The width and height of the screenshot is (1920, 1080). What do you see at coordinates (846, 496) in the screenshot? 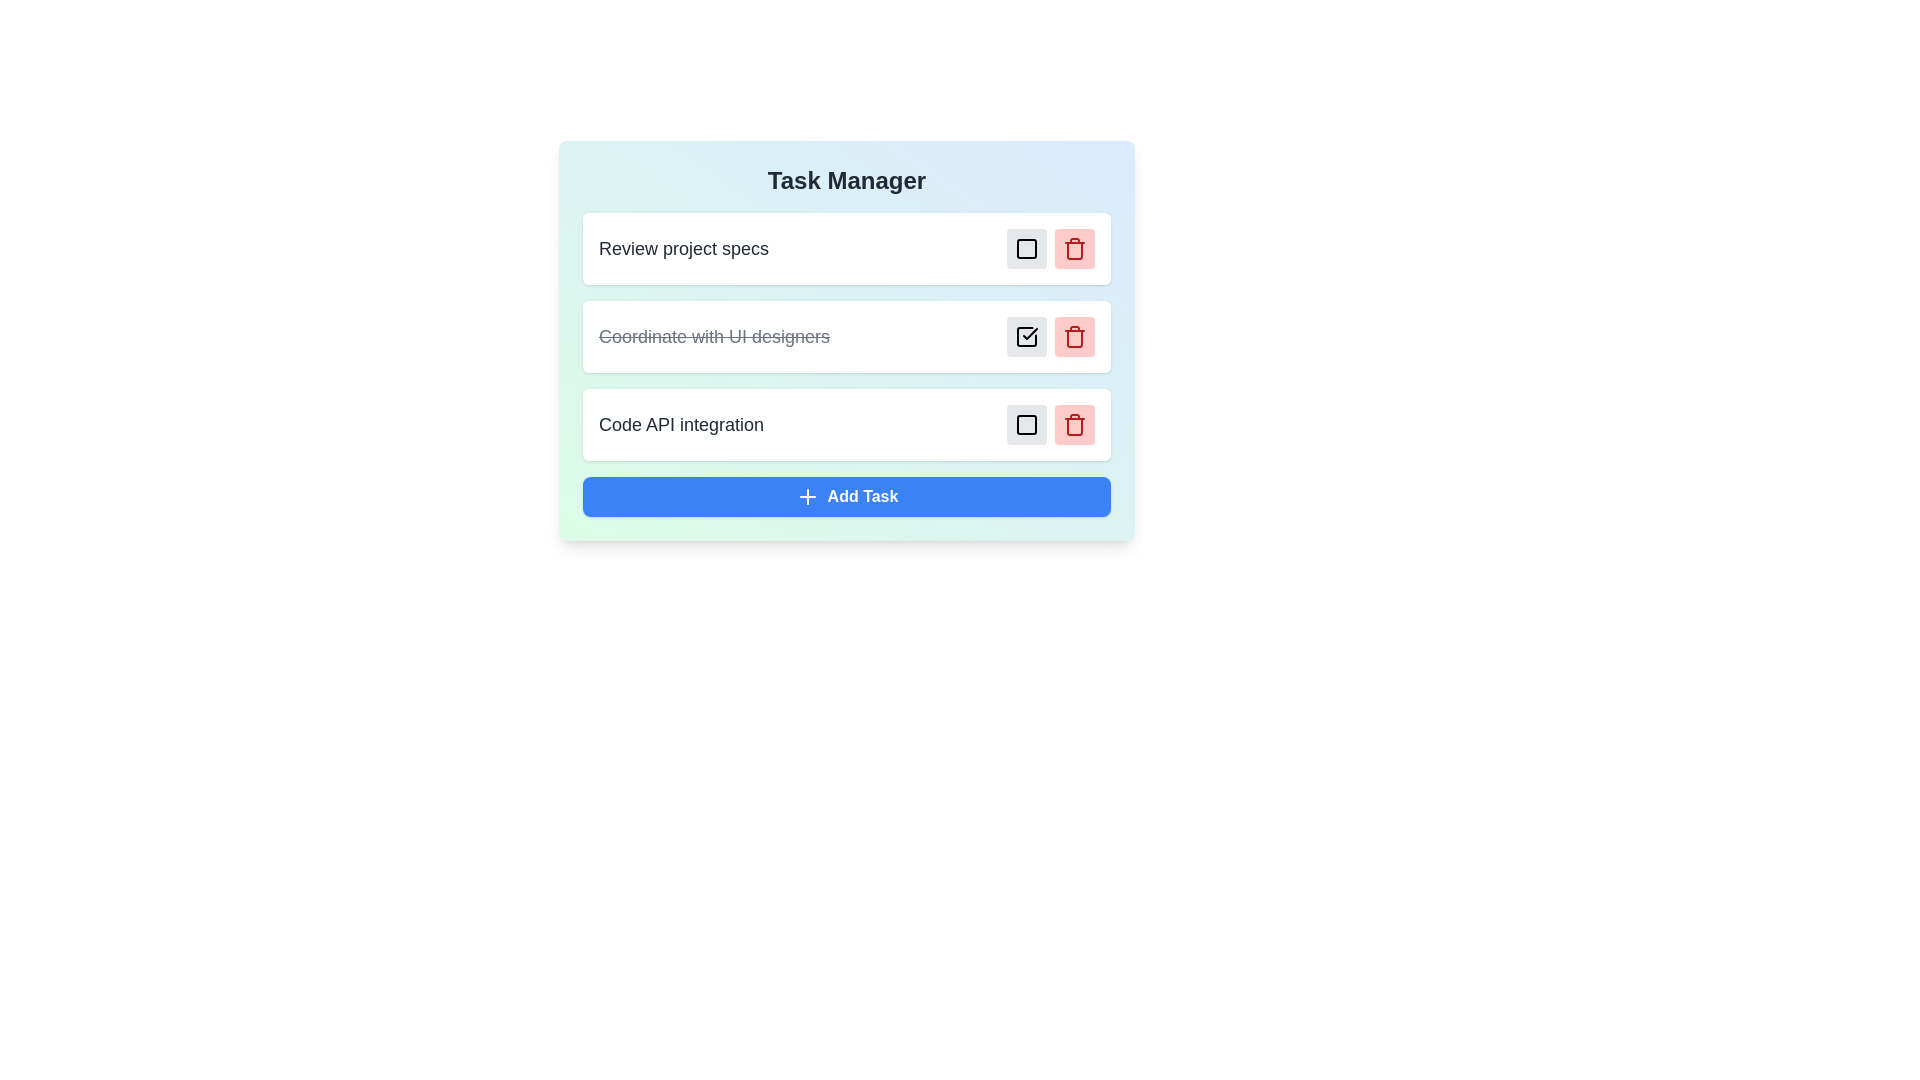
I see `'Add Task' button to add a new task to the list` at bounding box center [846, 496].